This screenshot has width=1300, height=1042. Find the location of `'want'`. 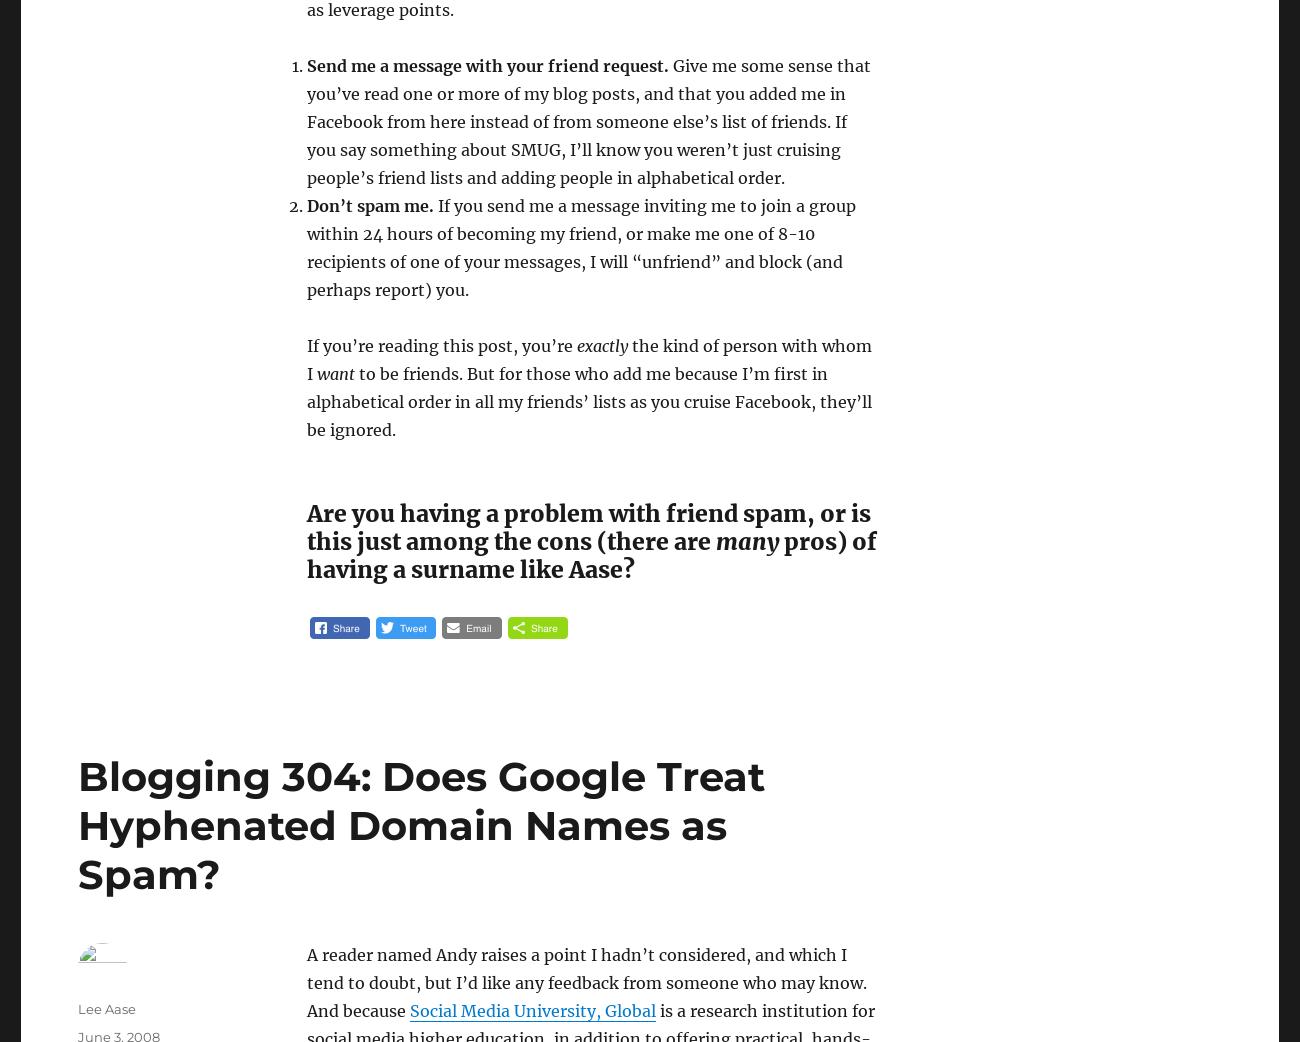

'want' is located at coordinates (334, 372).